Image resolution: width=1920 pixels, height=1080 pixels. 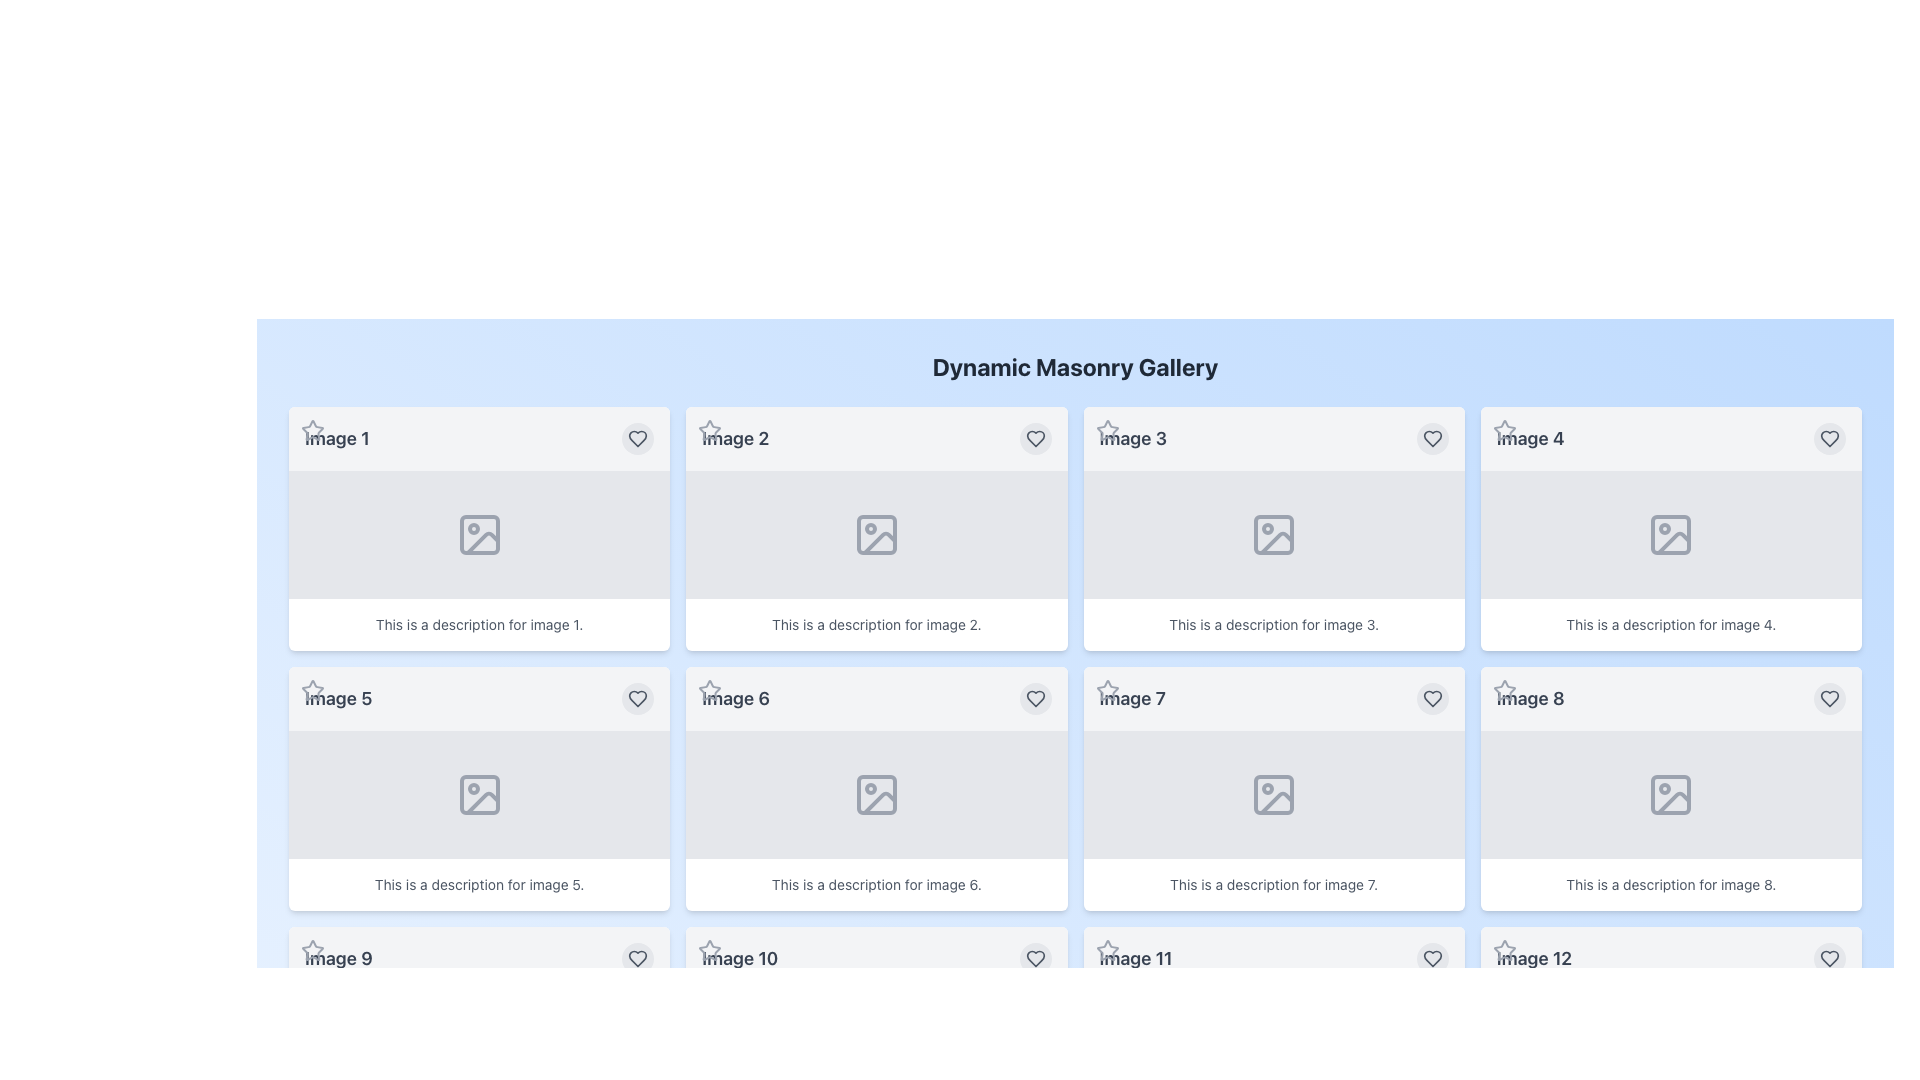 What do you see at coordinates (1272, 534) in the screenshot?
I see `the Image Placeholder element, which is a rectangular area with a light gray background and an icon of an image placeholder, located in the middle row and third column of a masonry grid layout, within the card representing 'Image 3'` at bounding box center [1272, 534].